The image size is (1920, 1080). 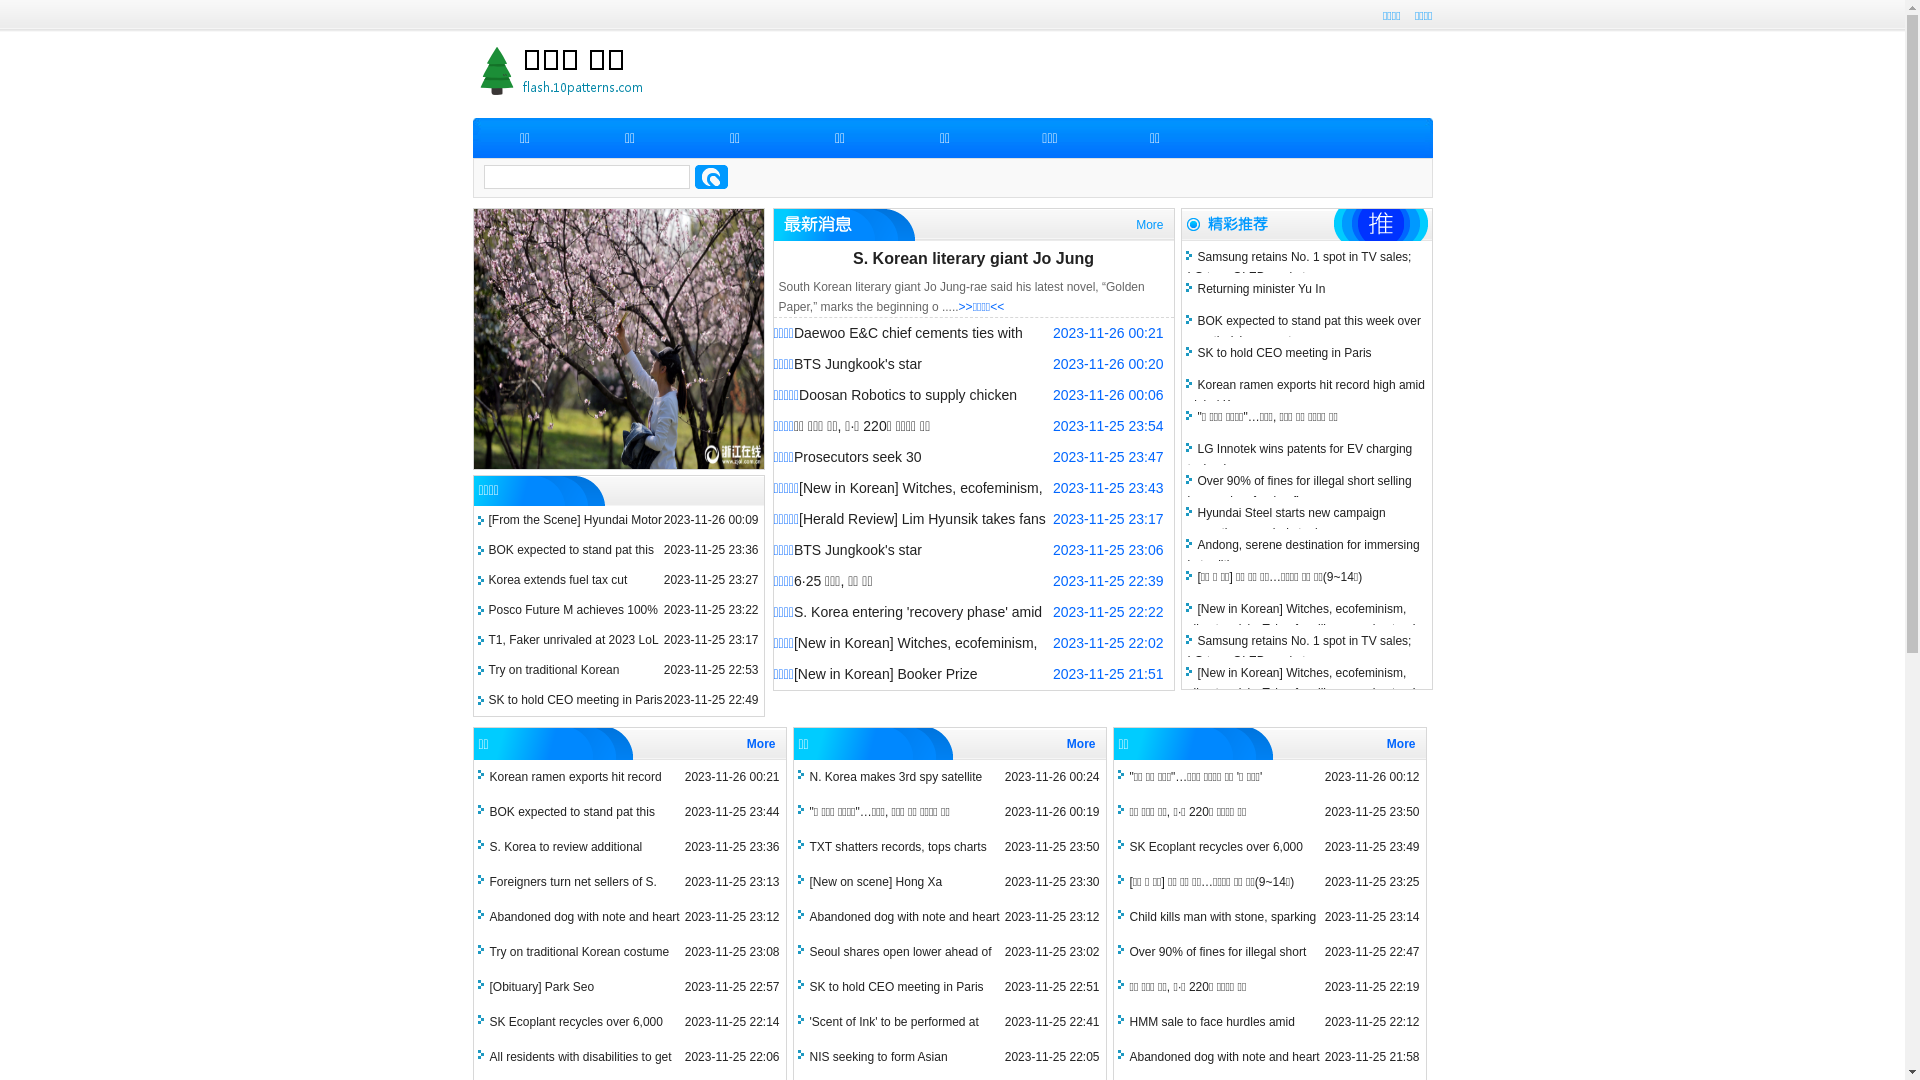 I want to click on 'Returning minister Yu In', so click(x=1256, y=289).